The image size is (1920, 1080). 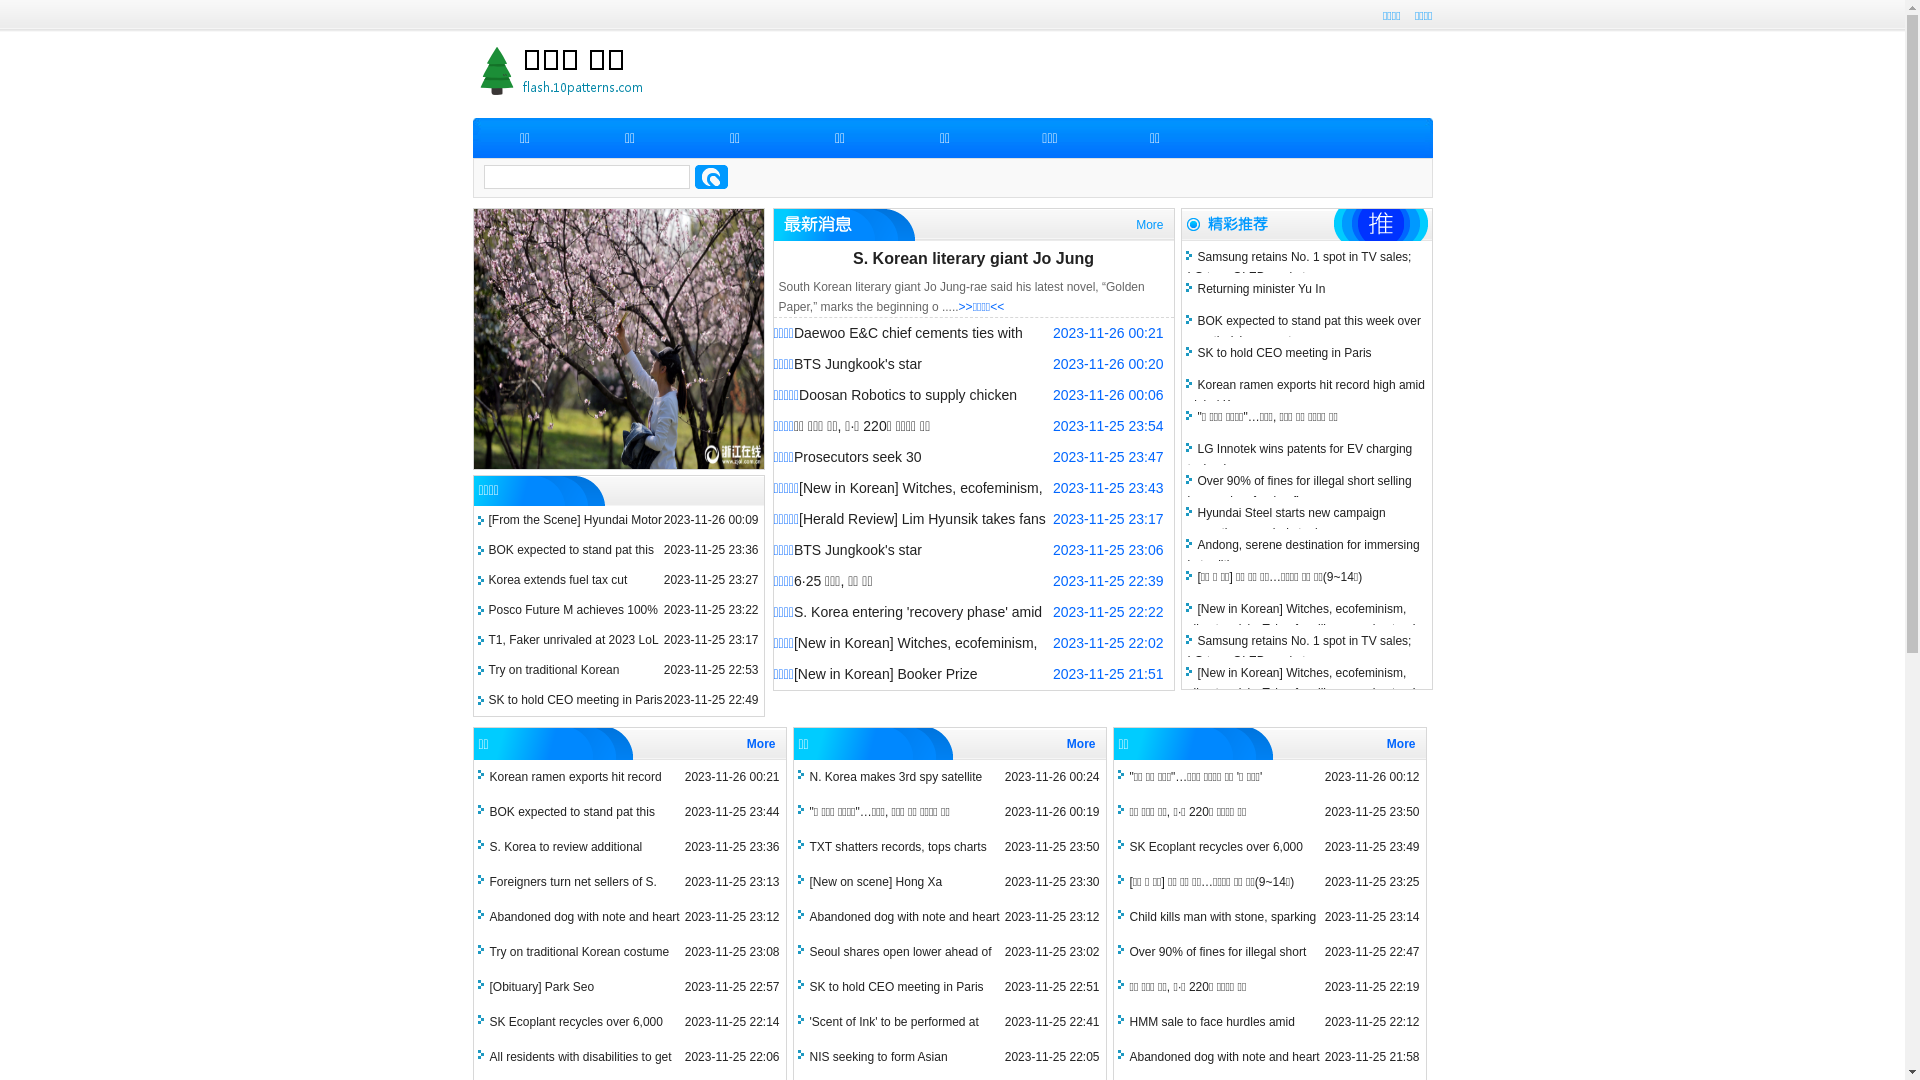 I want to click on 'Returning minister Yu In', so click(x=1256, y=289).